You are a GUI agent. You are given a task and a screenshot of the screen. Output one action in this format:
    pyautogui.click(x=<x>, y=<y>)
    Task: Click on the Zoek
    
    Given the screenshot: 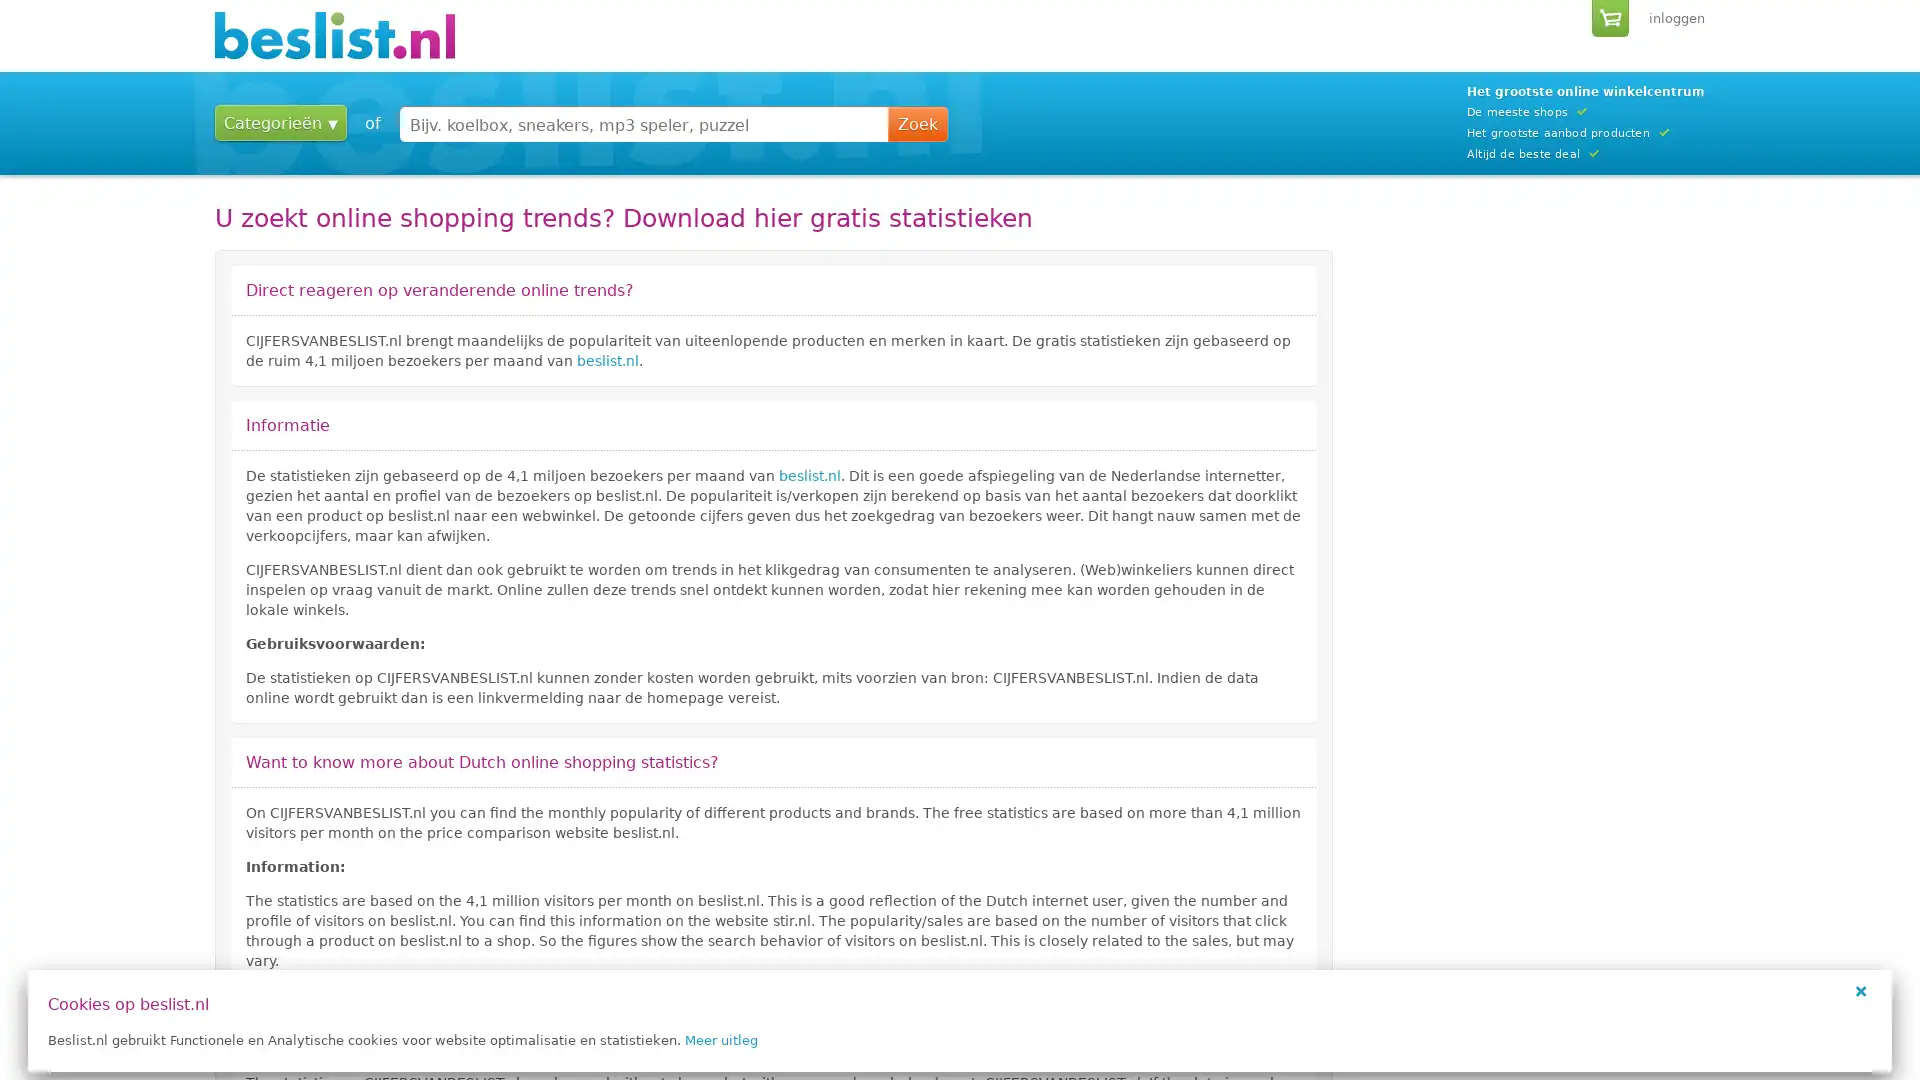 What is the action you would take?
    pyautogui.click(x=916, y=123)
    